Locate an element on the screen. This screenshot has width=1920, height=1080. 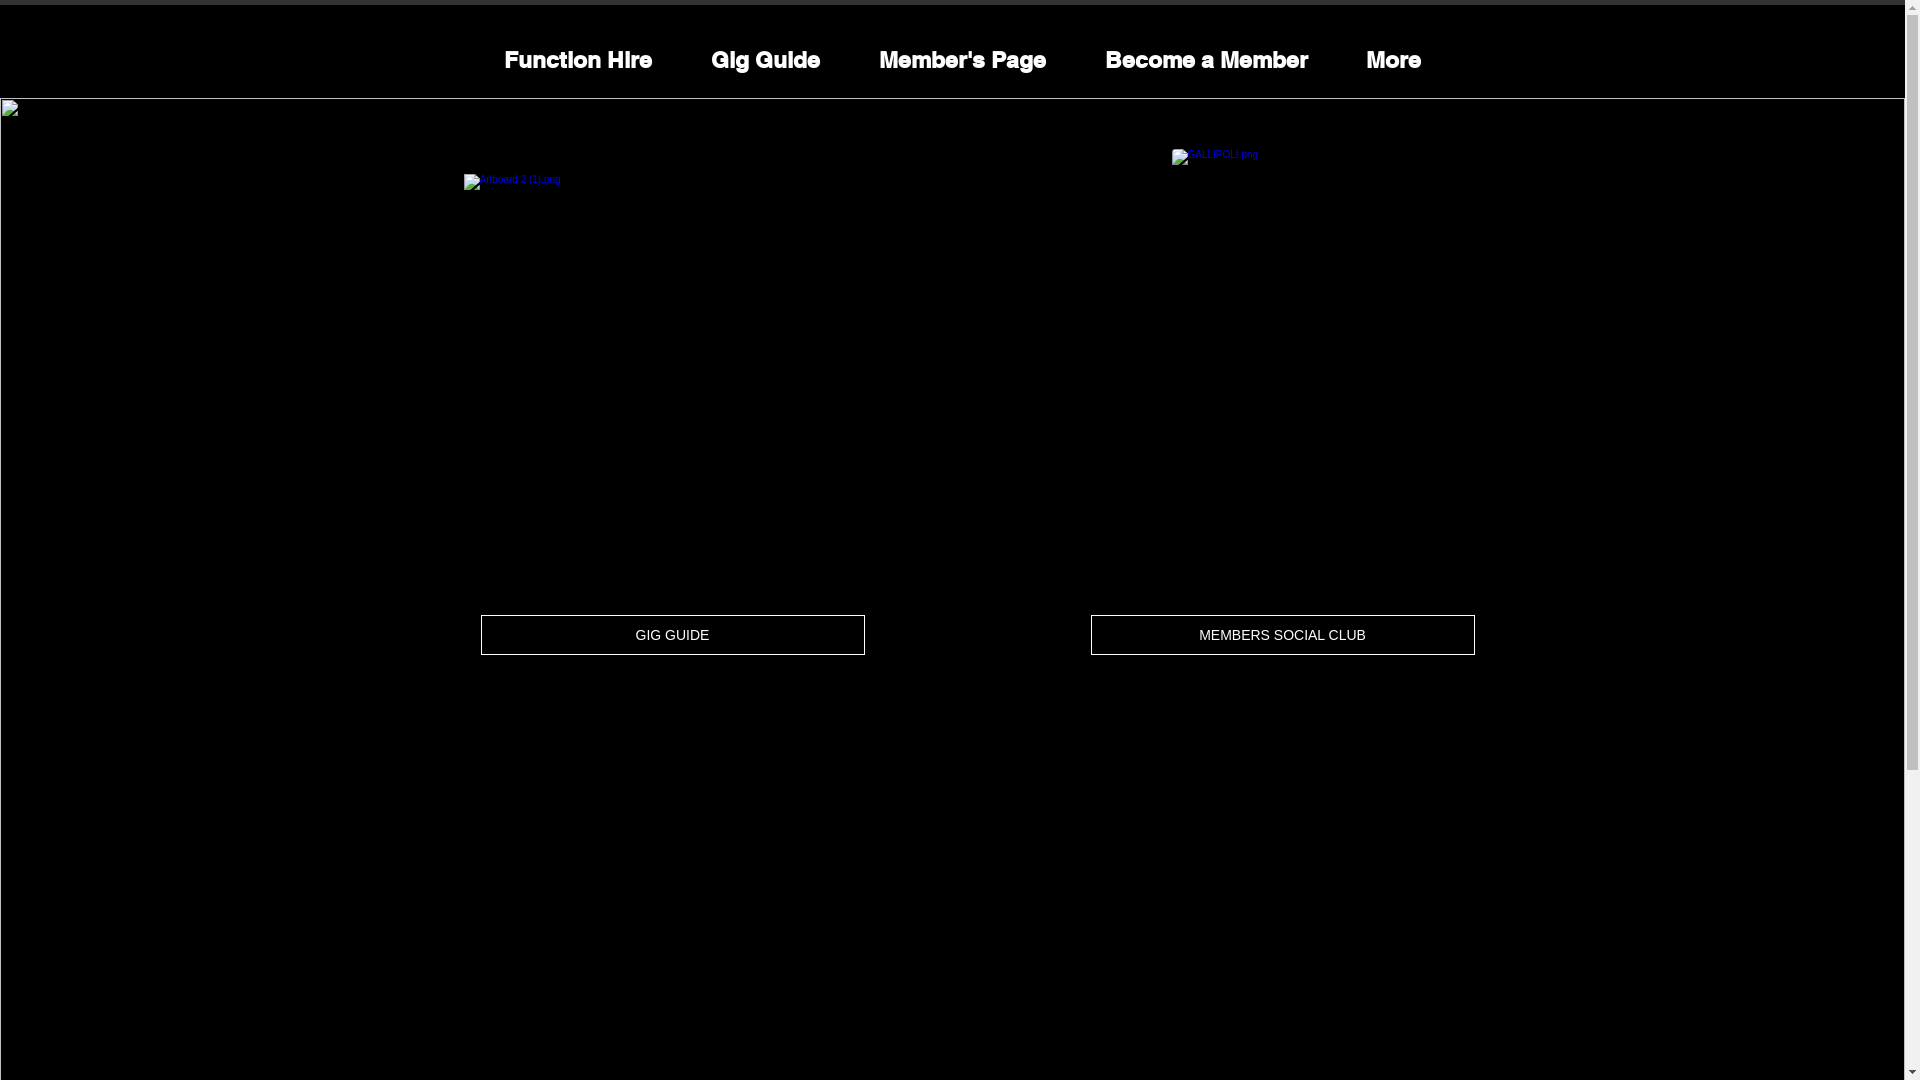
'MEMBERS SOCIAL CLUB' is located at coordinates (1281, 635).